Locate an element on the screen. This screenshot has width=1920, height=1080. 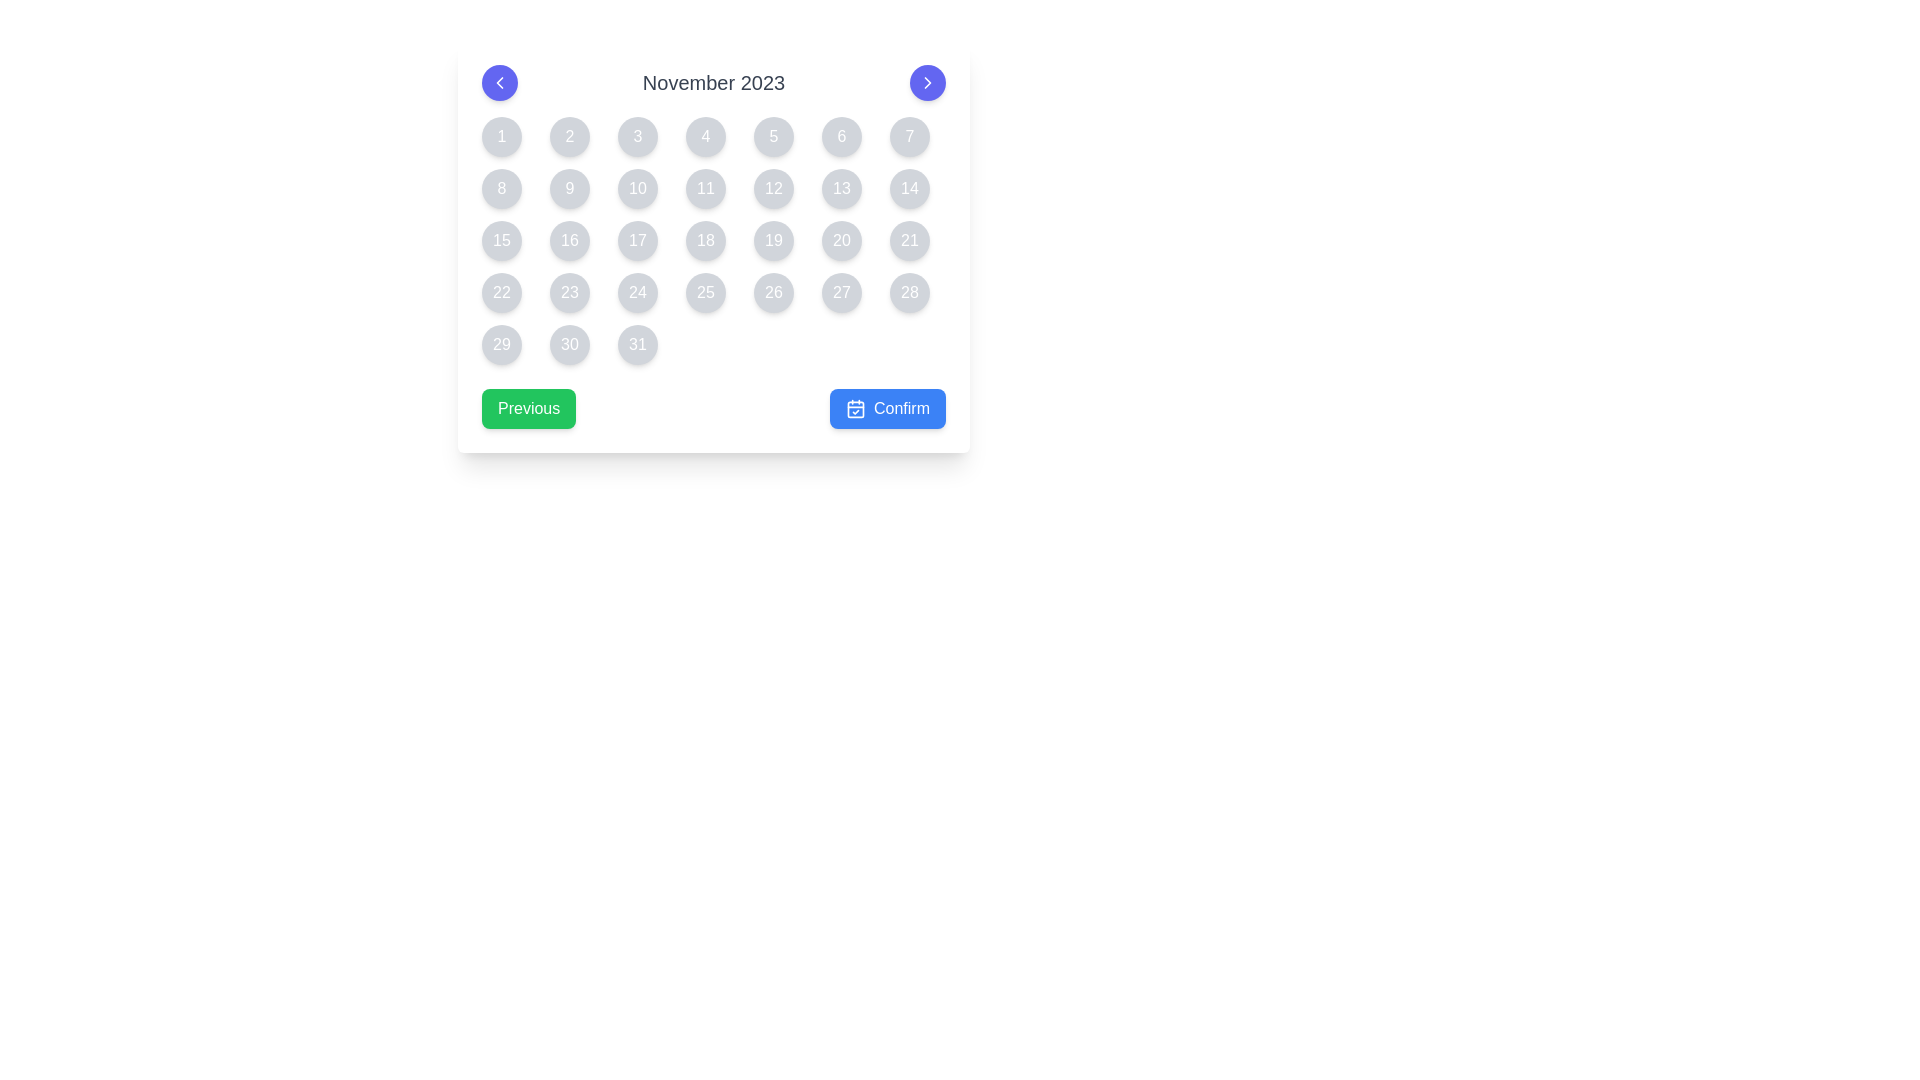
the circular button with a light gray background and the number '26' centered in white text to trigger hover effects is located at coordinates (772, 293).